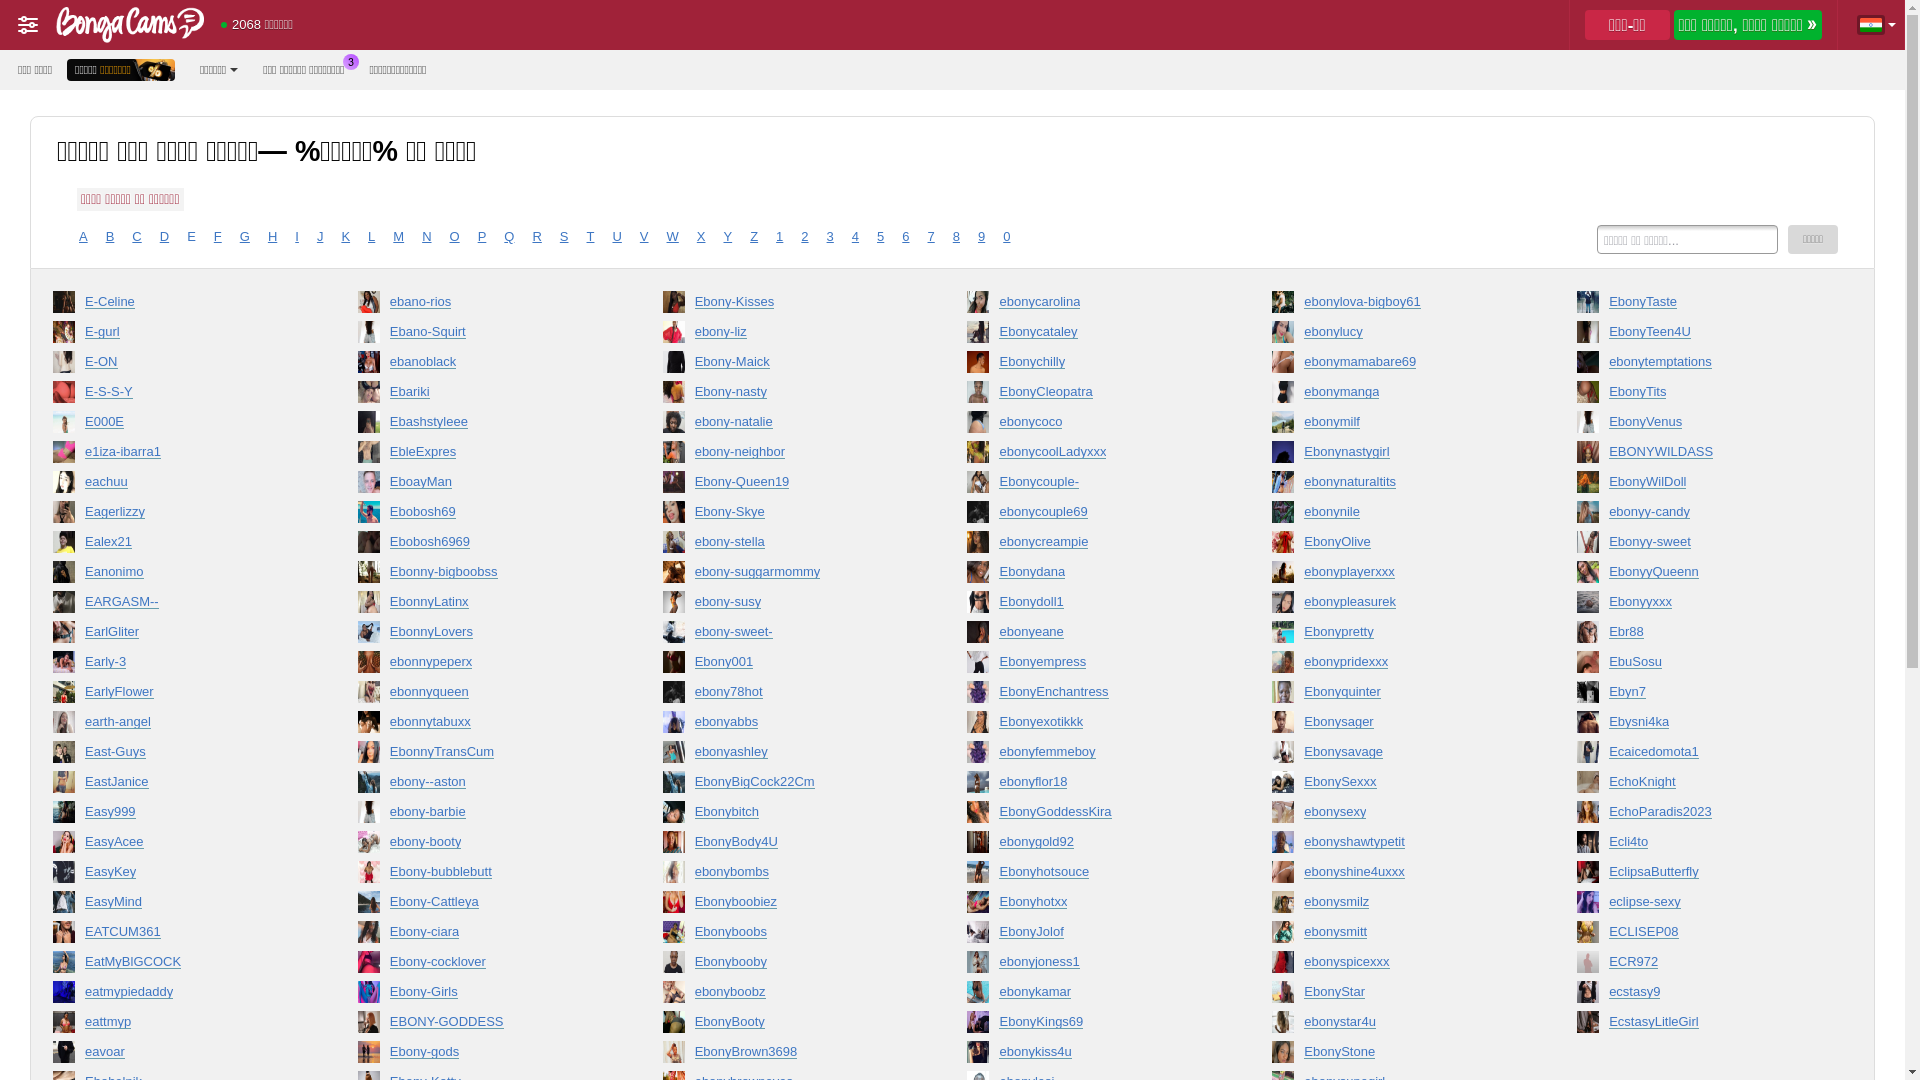 The height and width of the screenshot is (1080, 1920). What do you see at coordinates (481, 964) in the screenshot?
I see `'Ebony-cocklover'` at bounding box center [481, 964].